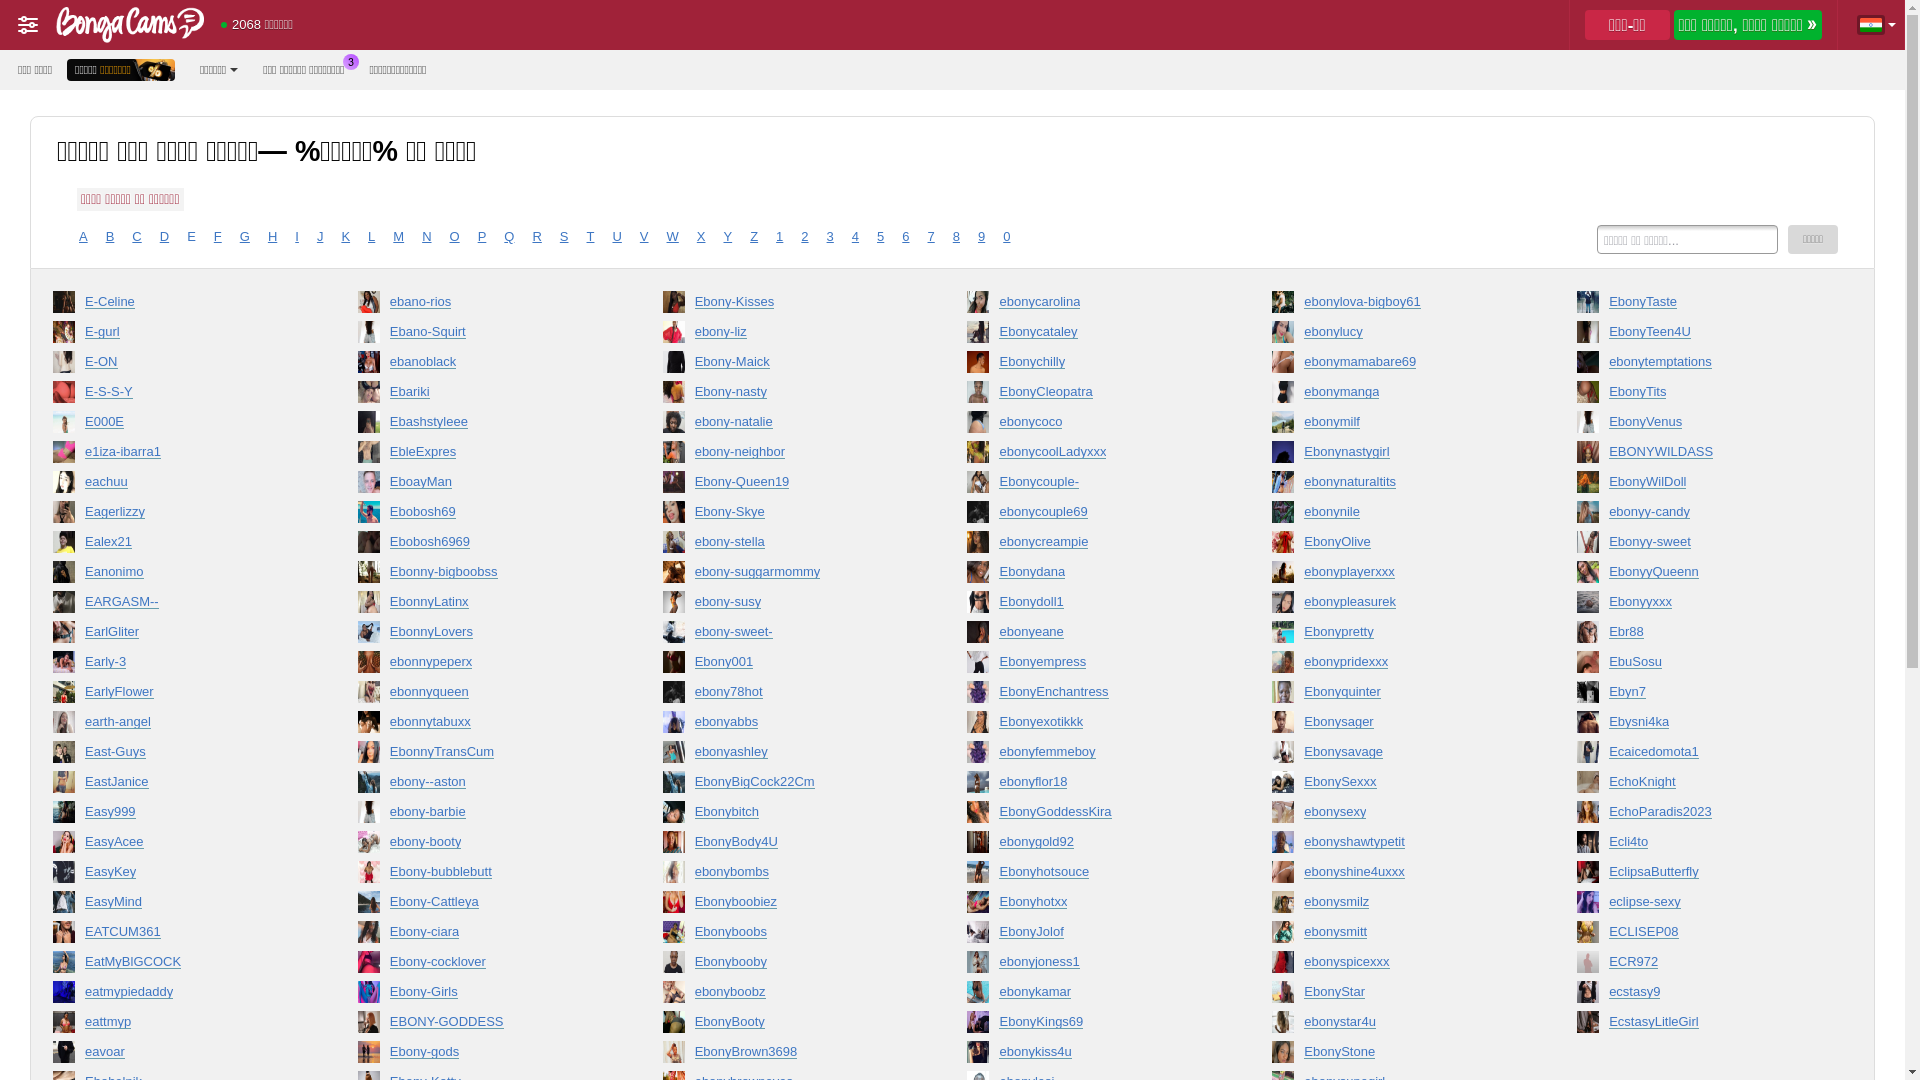 The height and width of the screenshot is (1080, 1920). What do you see at coordinates (481, 964) in the screenshot?
I see `'Ebony-cocklover'` at bounding box center [481, 964].